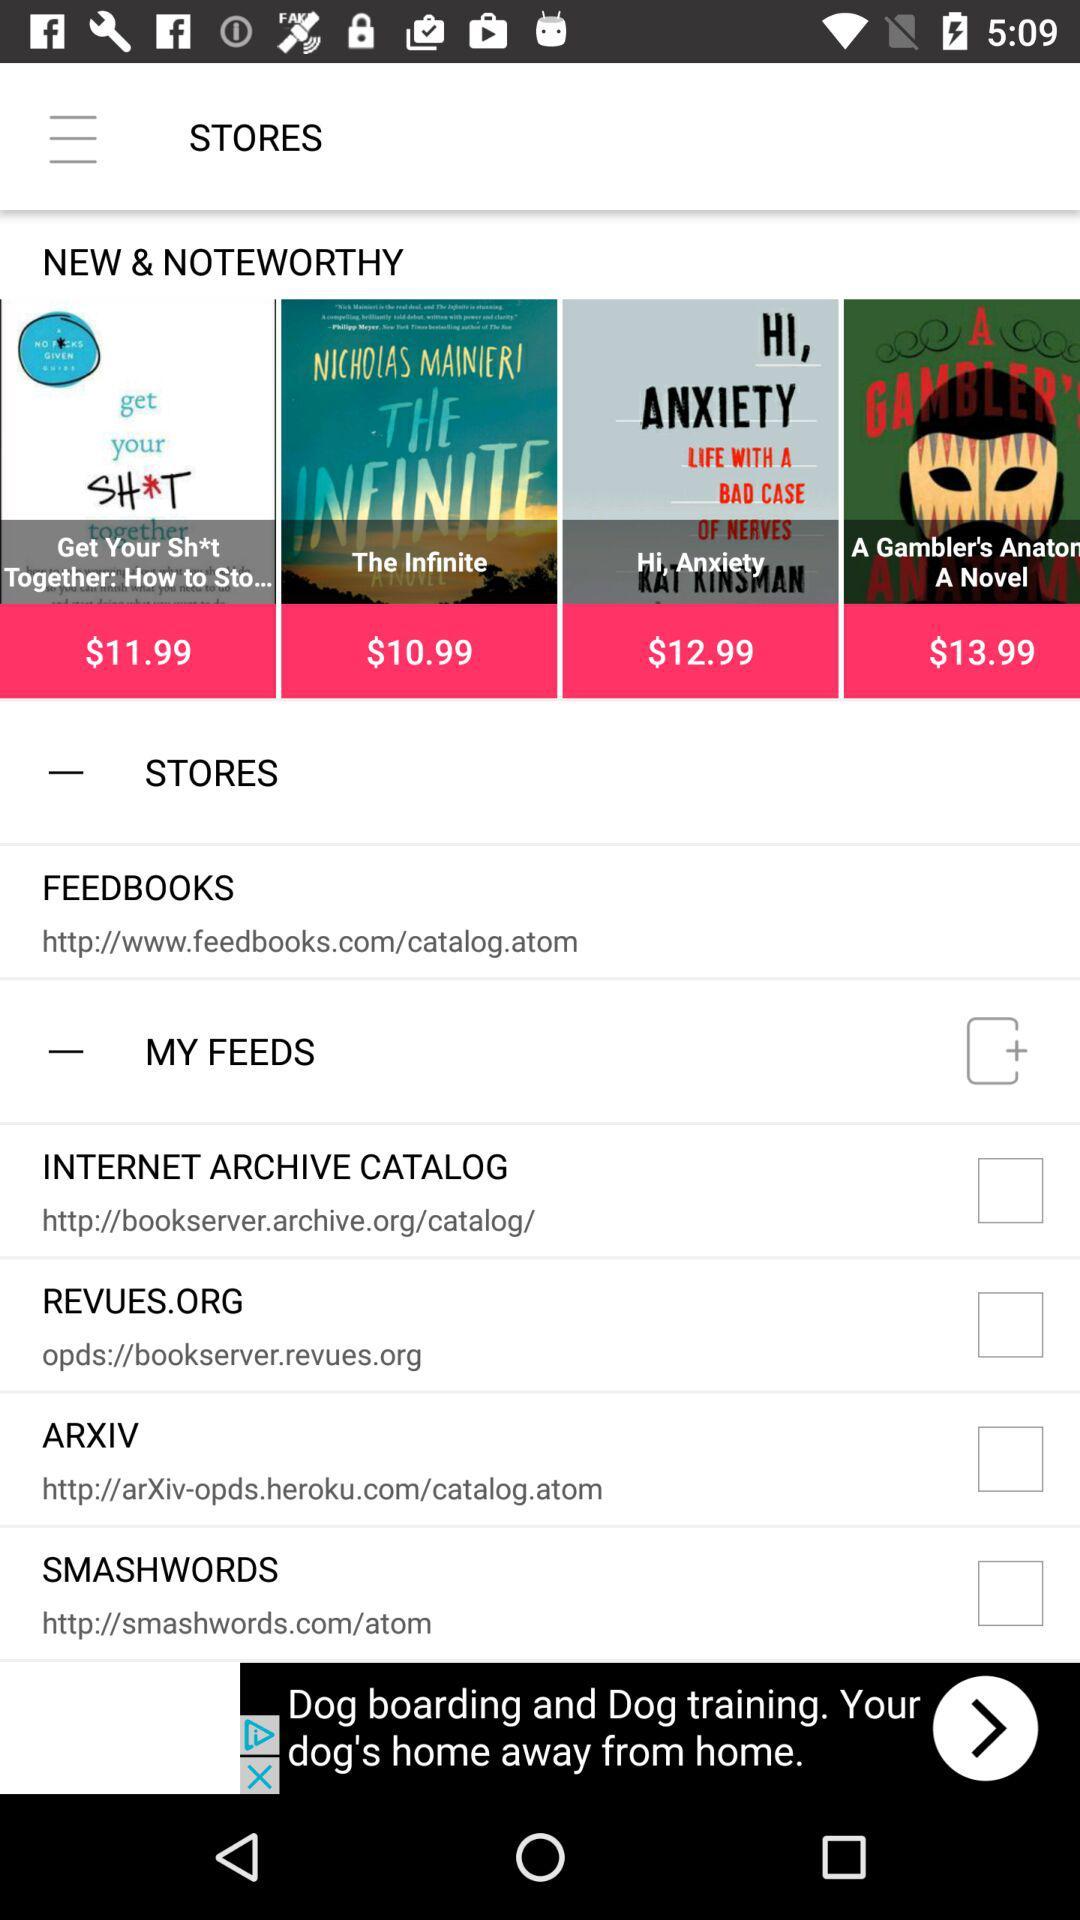 This screenshot has height=1920, width=1080. I want to click on check the box, so click(1029, 1190).